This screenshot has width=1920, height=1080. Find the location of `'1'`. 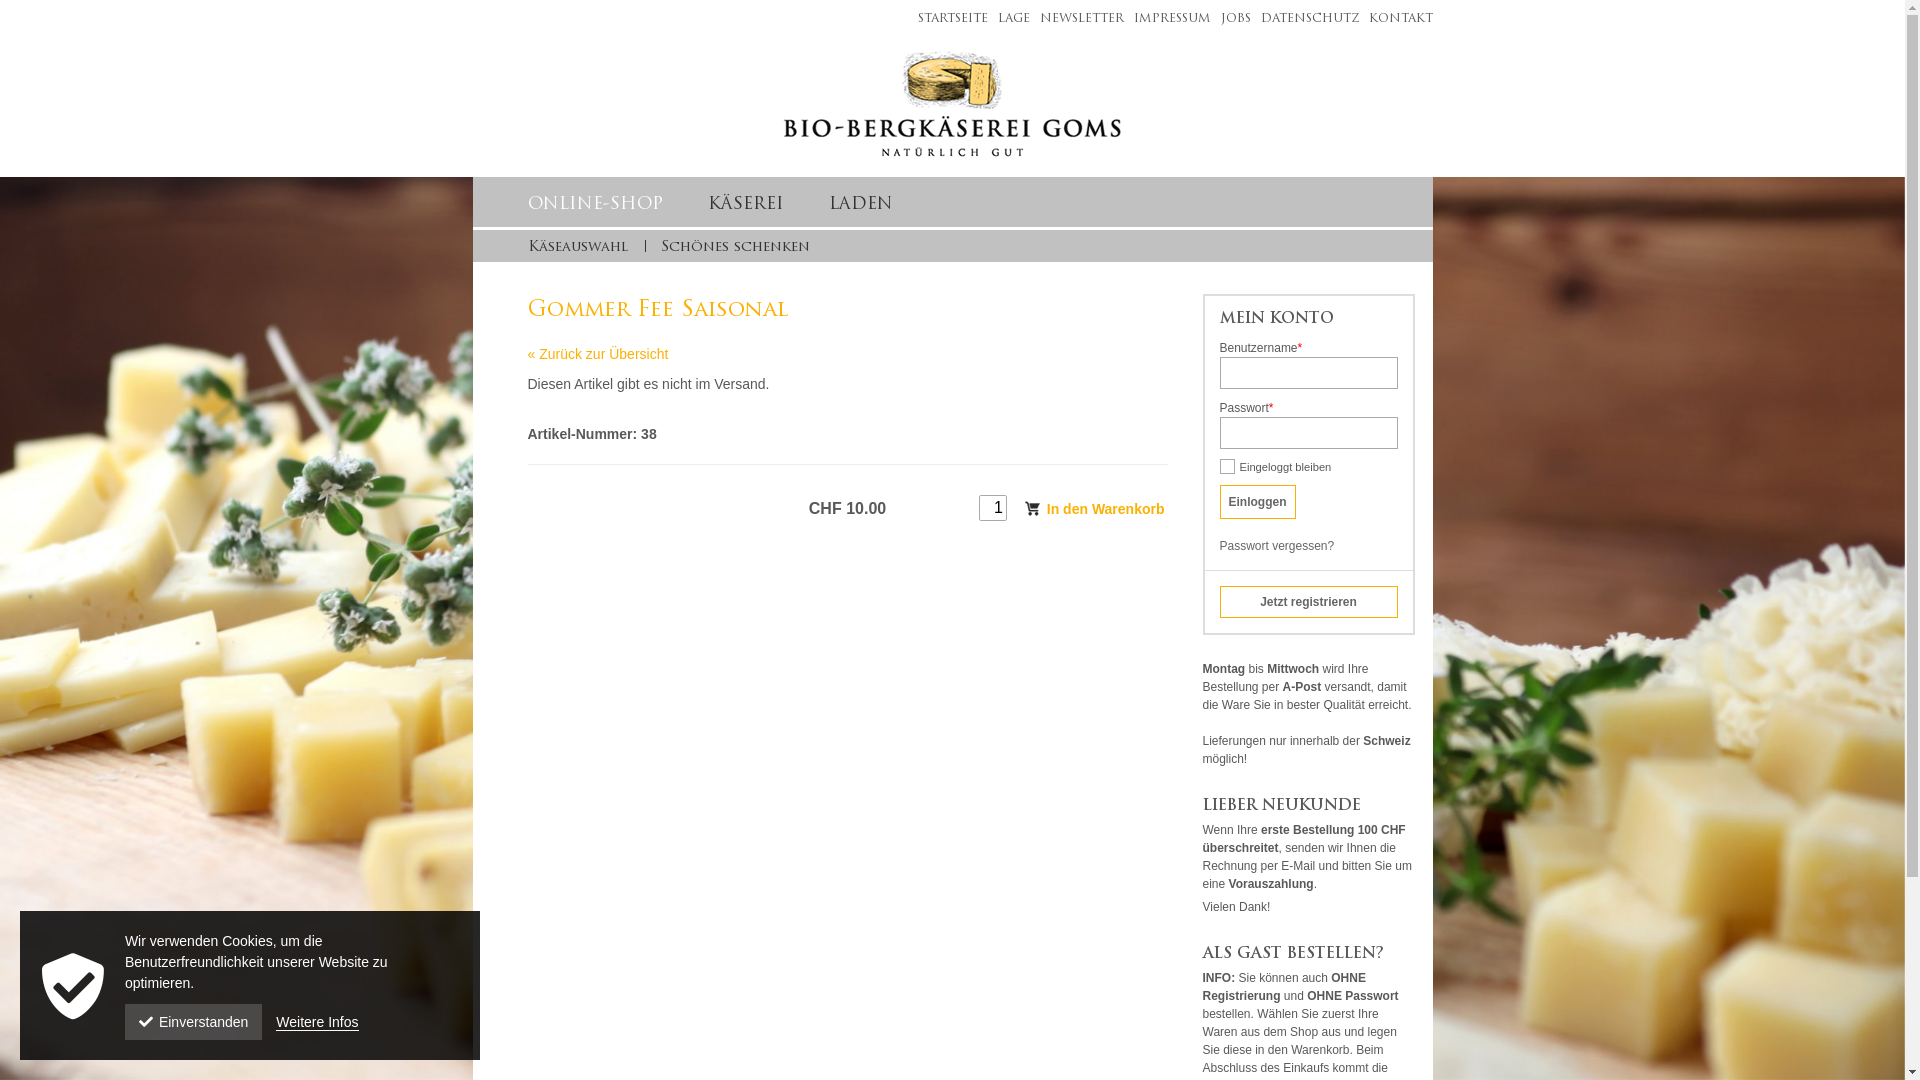

'1' is located at coordinates (979, 507).